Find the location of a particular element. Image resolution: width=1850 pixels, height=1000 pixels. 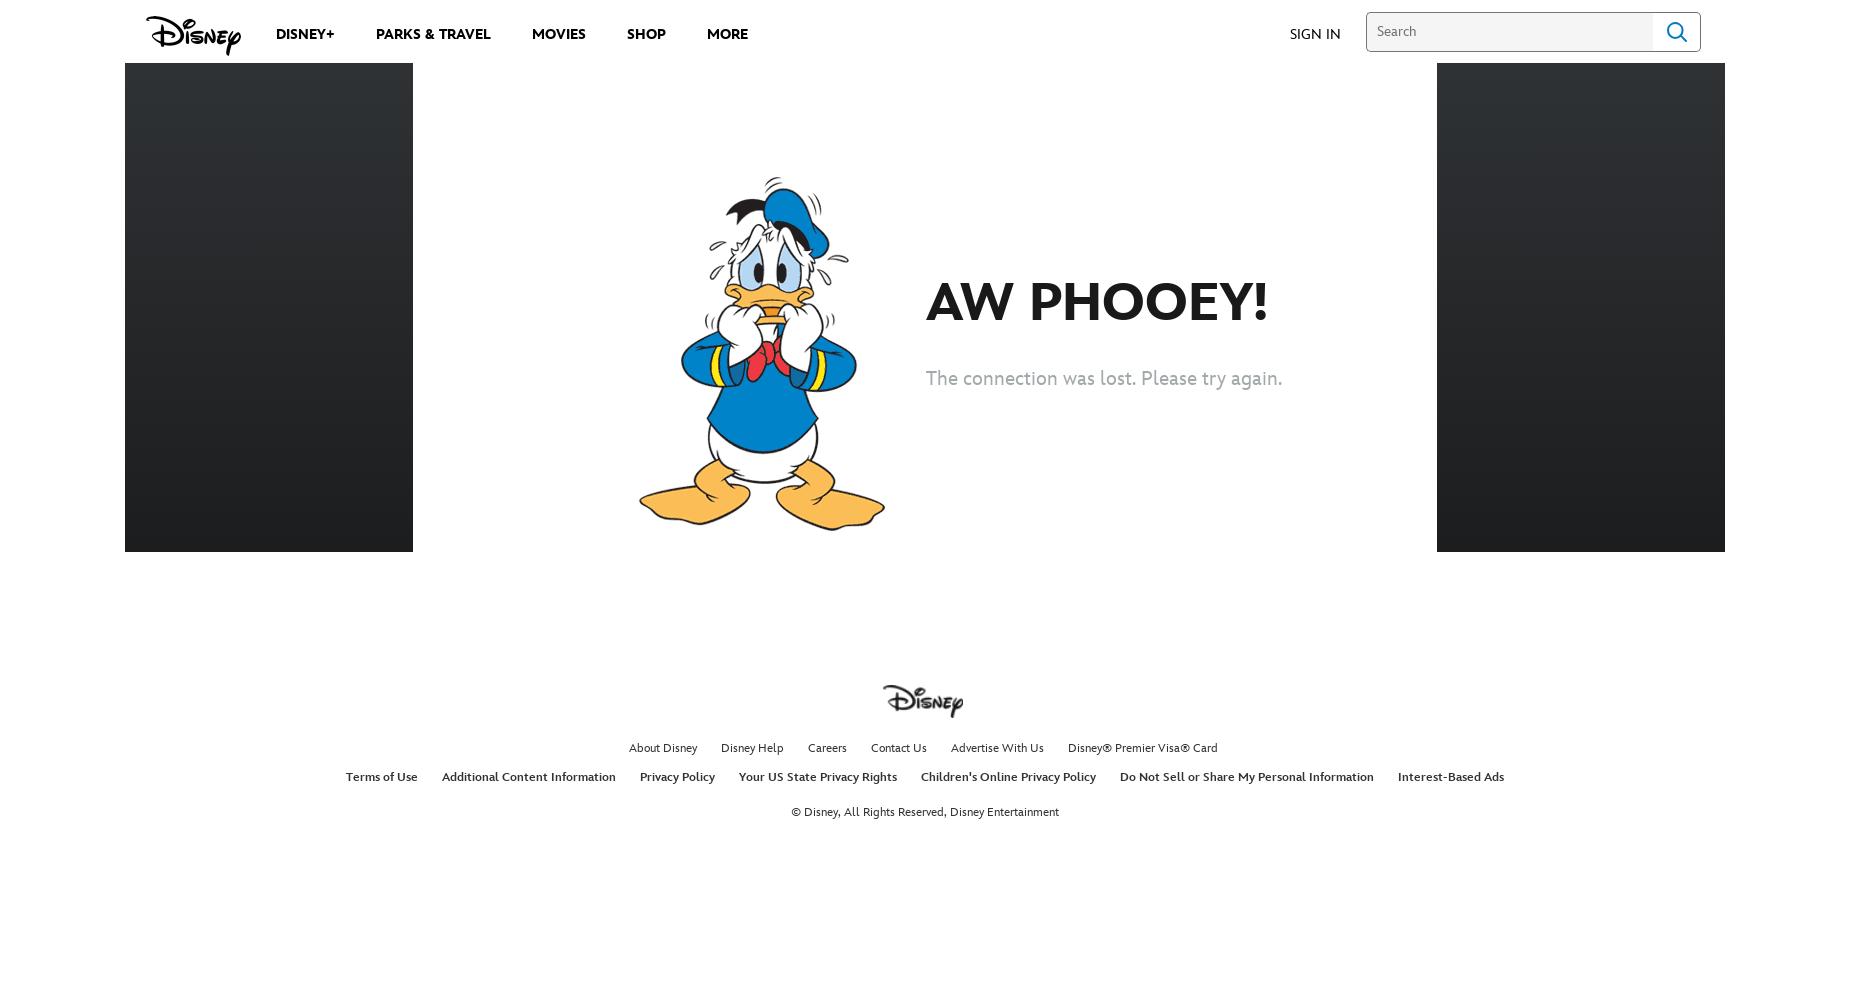

'Disney® Premier Visa® Card' is located at coordinates (1141, 747).